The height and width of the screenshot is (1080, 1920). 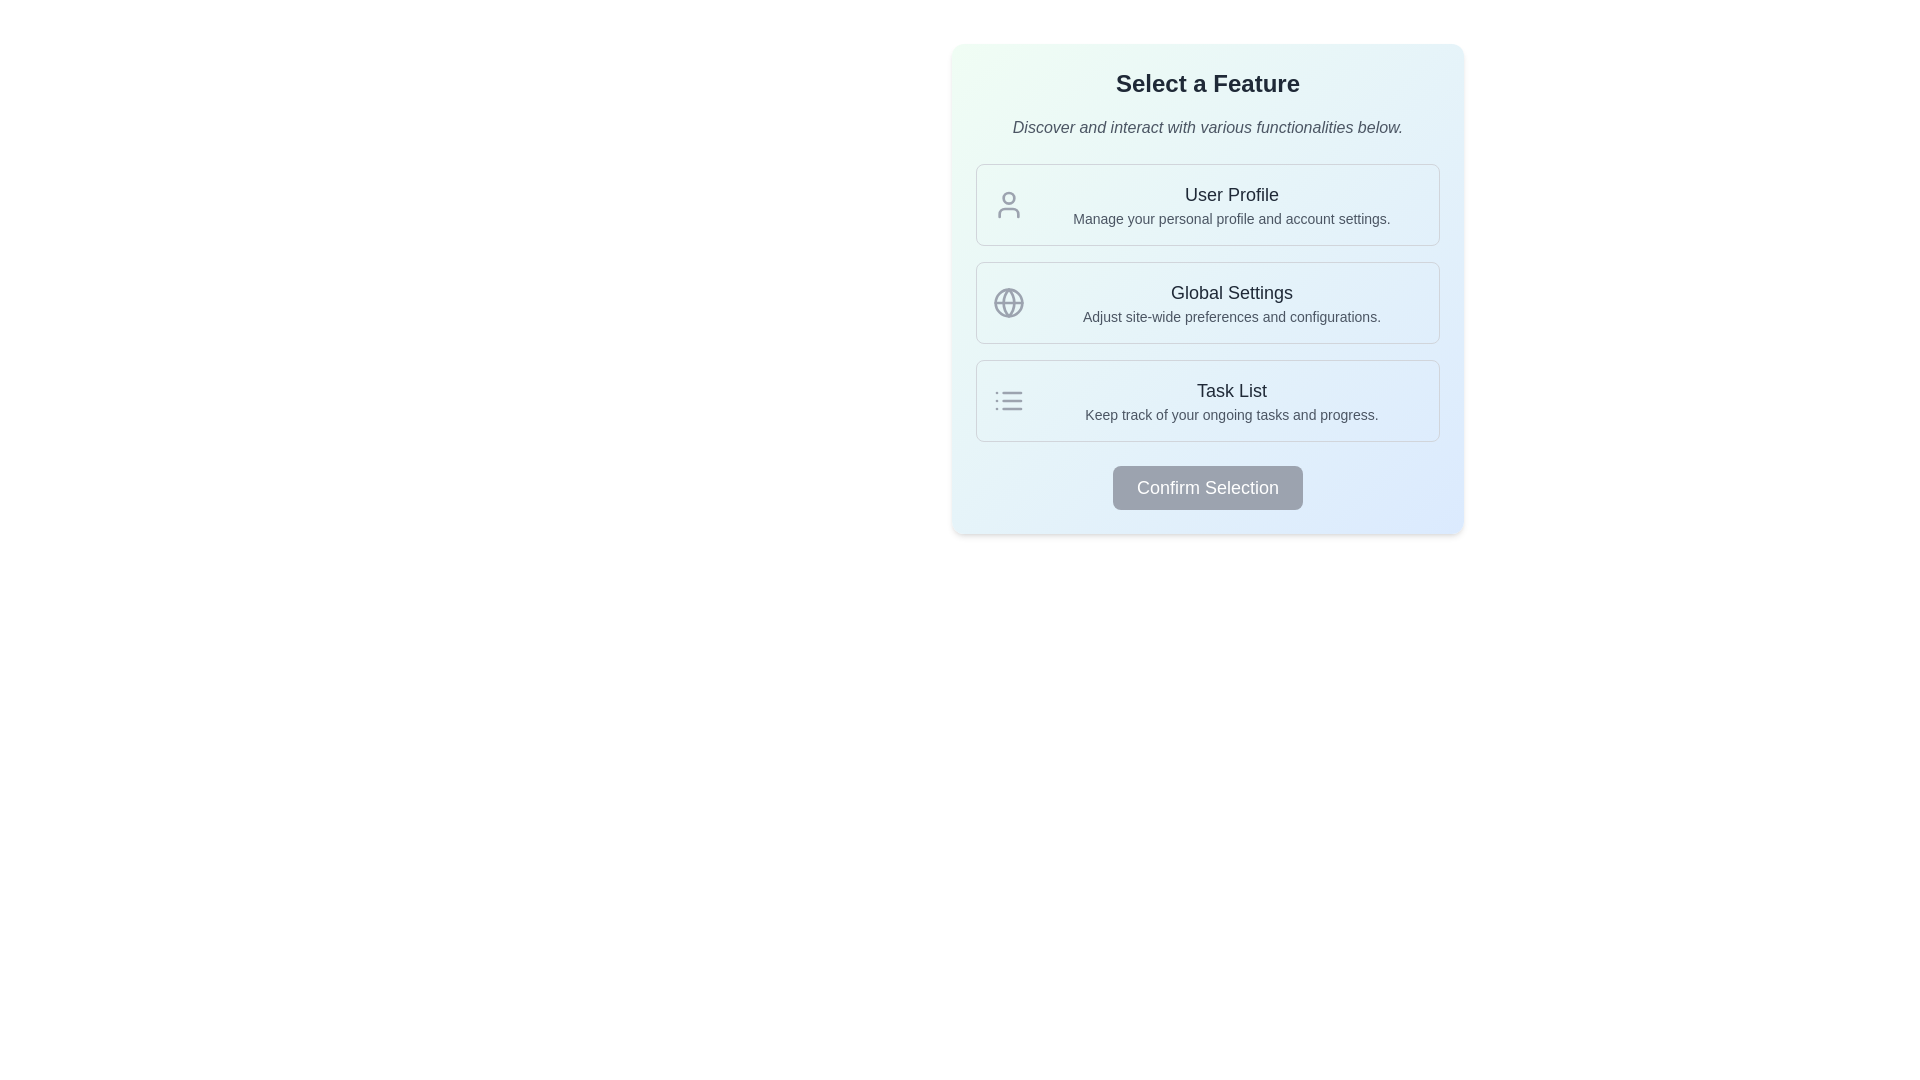 What do you see at coordinates (1231, 219) in the screenshot?
I see `the text label that provides context for the 'User Profile' section, located underneath the 'User Profile' title` at bounding box center [1231, 219].